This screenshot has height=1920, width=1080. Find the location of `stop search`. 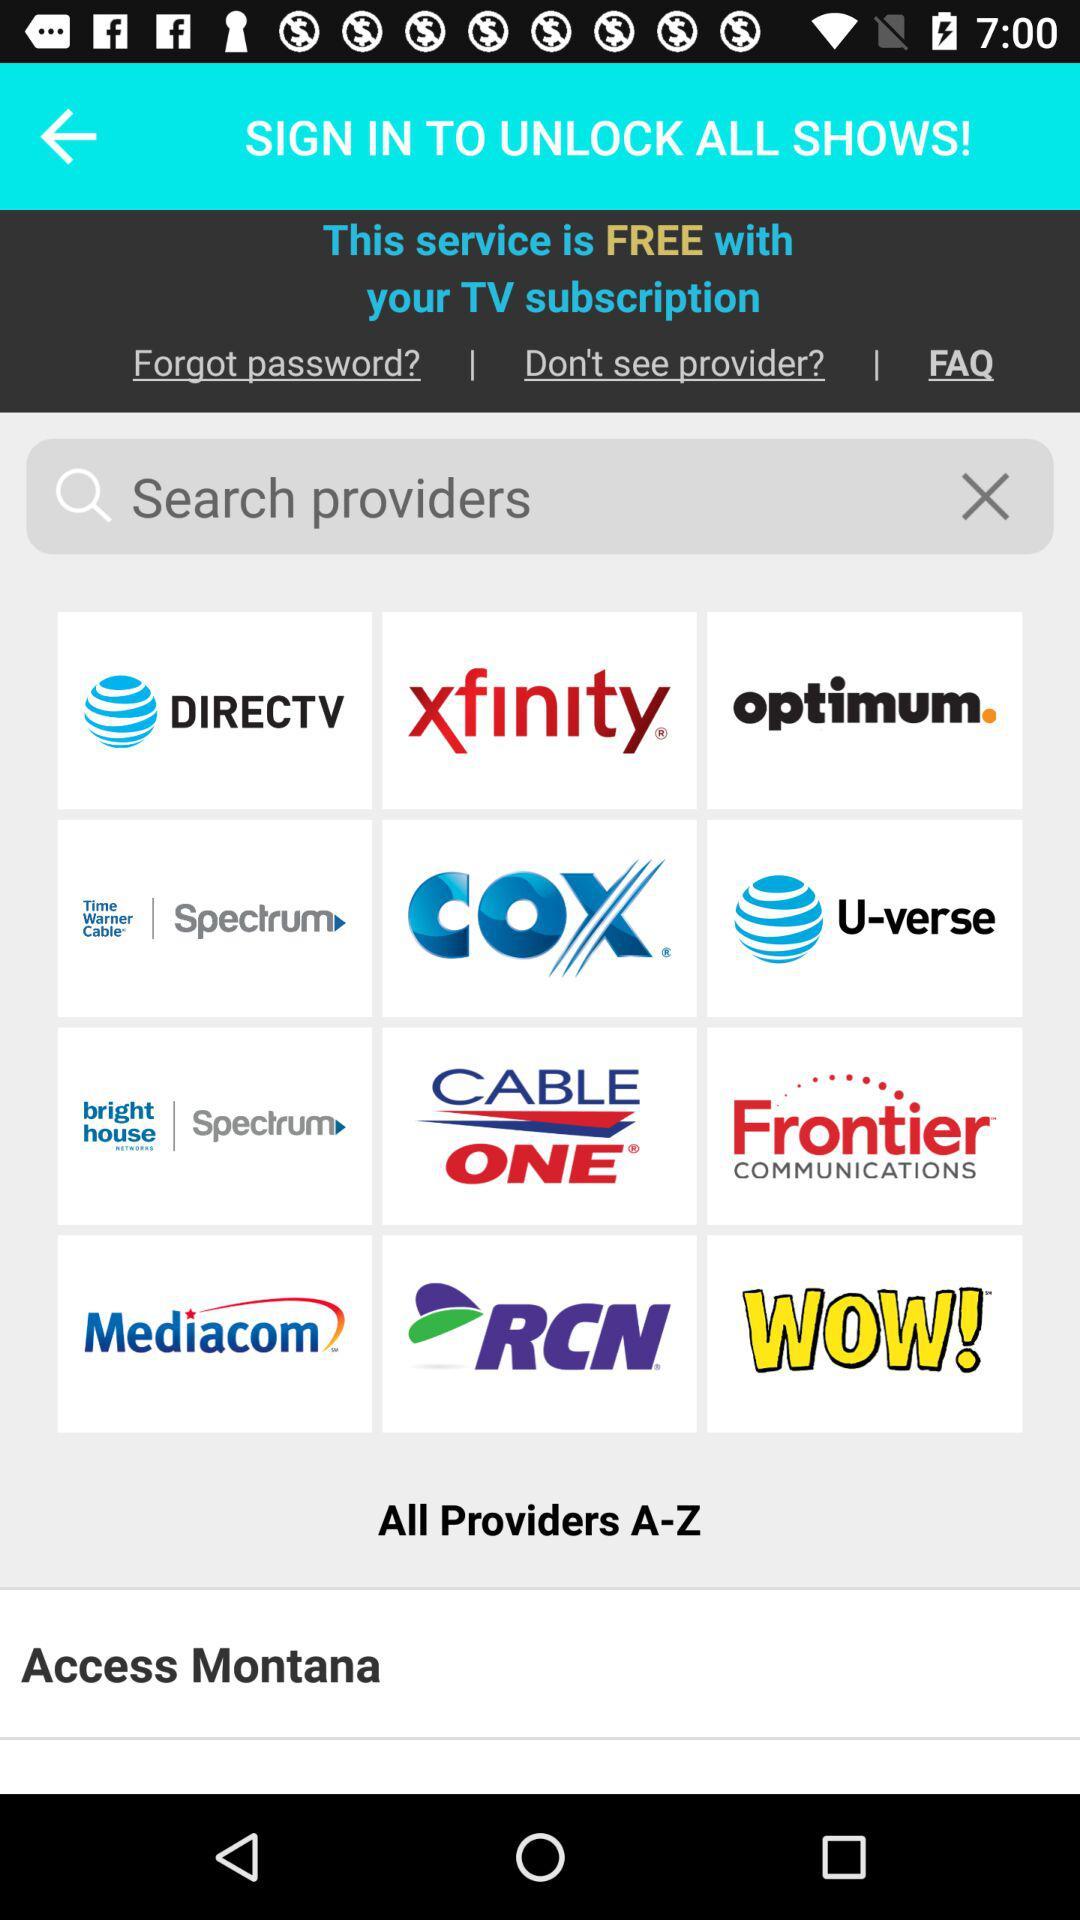

stop search is located at coordinates (998, 496).